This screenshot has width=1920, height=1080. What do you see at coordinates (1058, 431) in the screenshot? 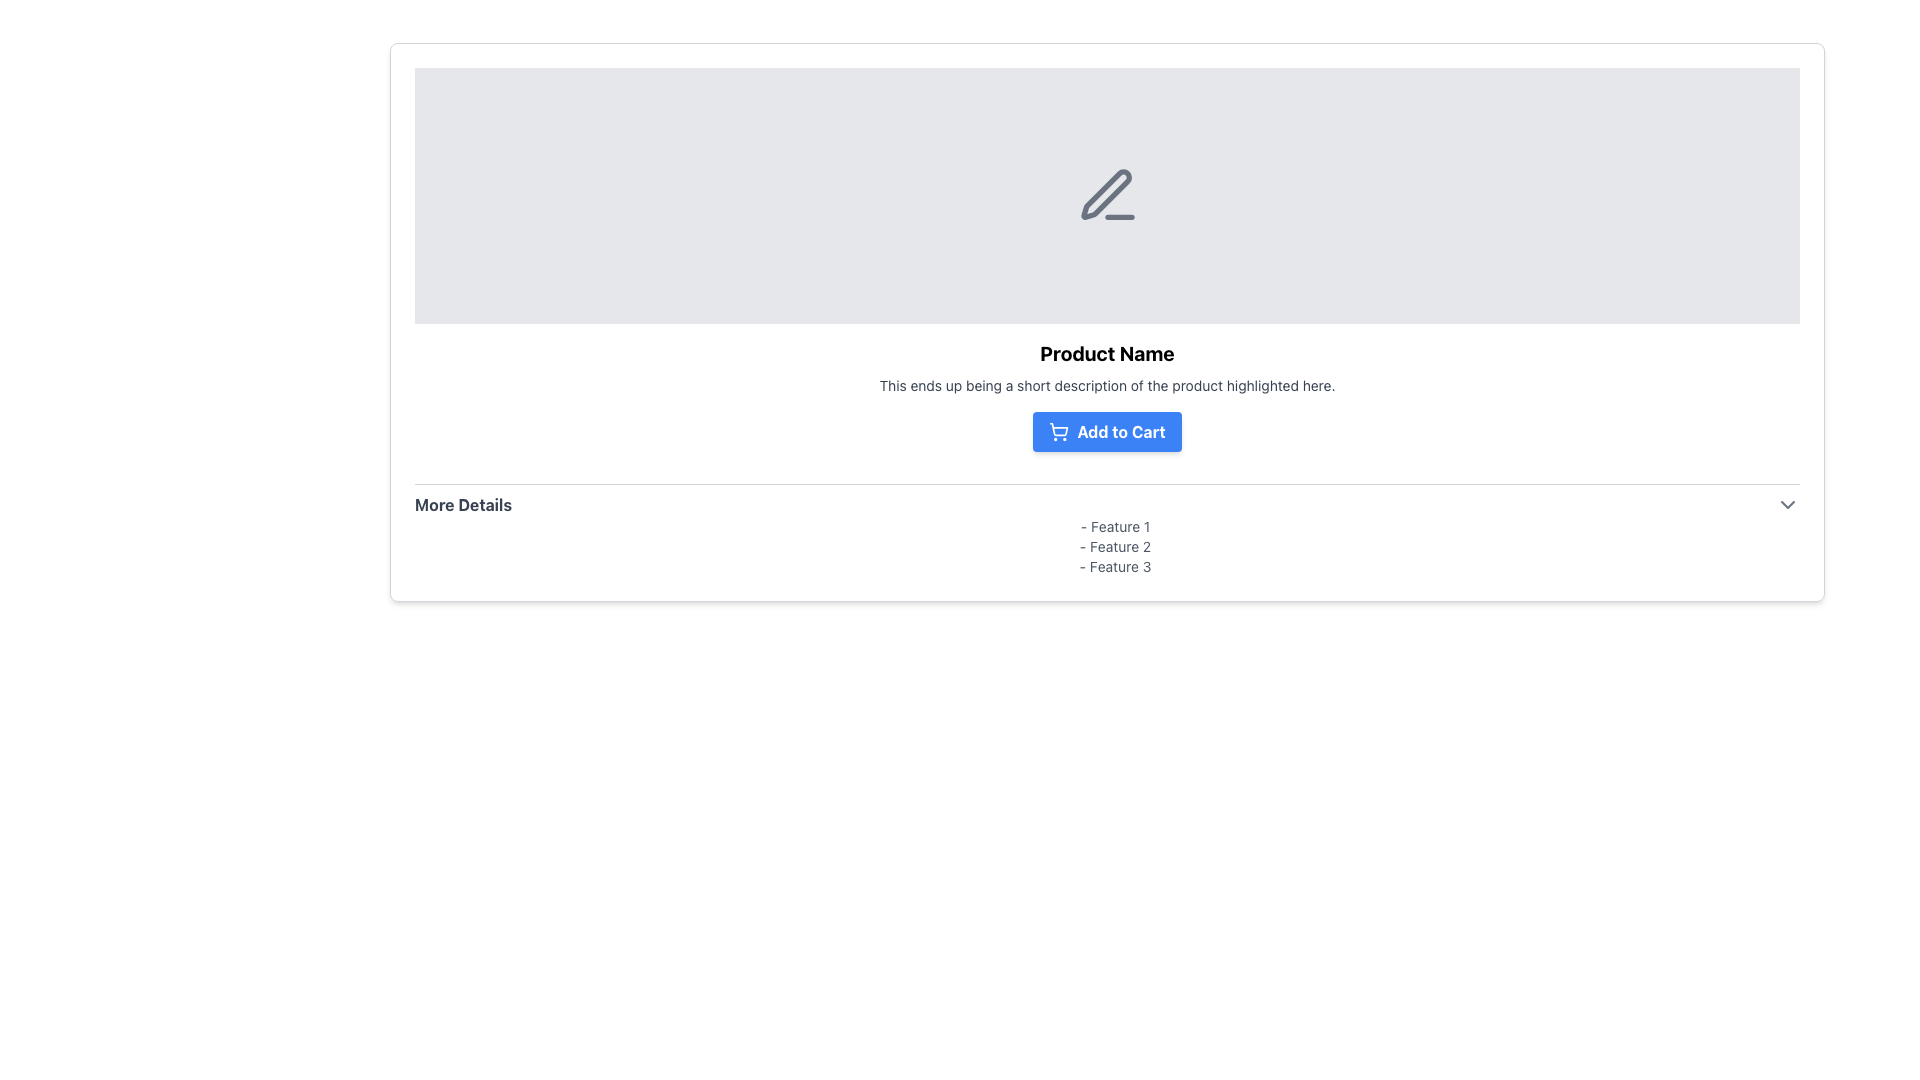
I see `the shopping cart icon located to the left of the 'Add to Cart' button, which is situated near the center of the interface below the product description` at bounding box center [1058, 431].